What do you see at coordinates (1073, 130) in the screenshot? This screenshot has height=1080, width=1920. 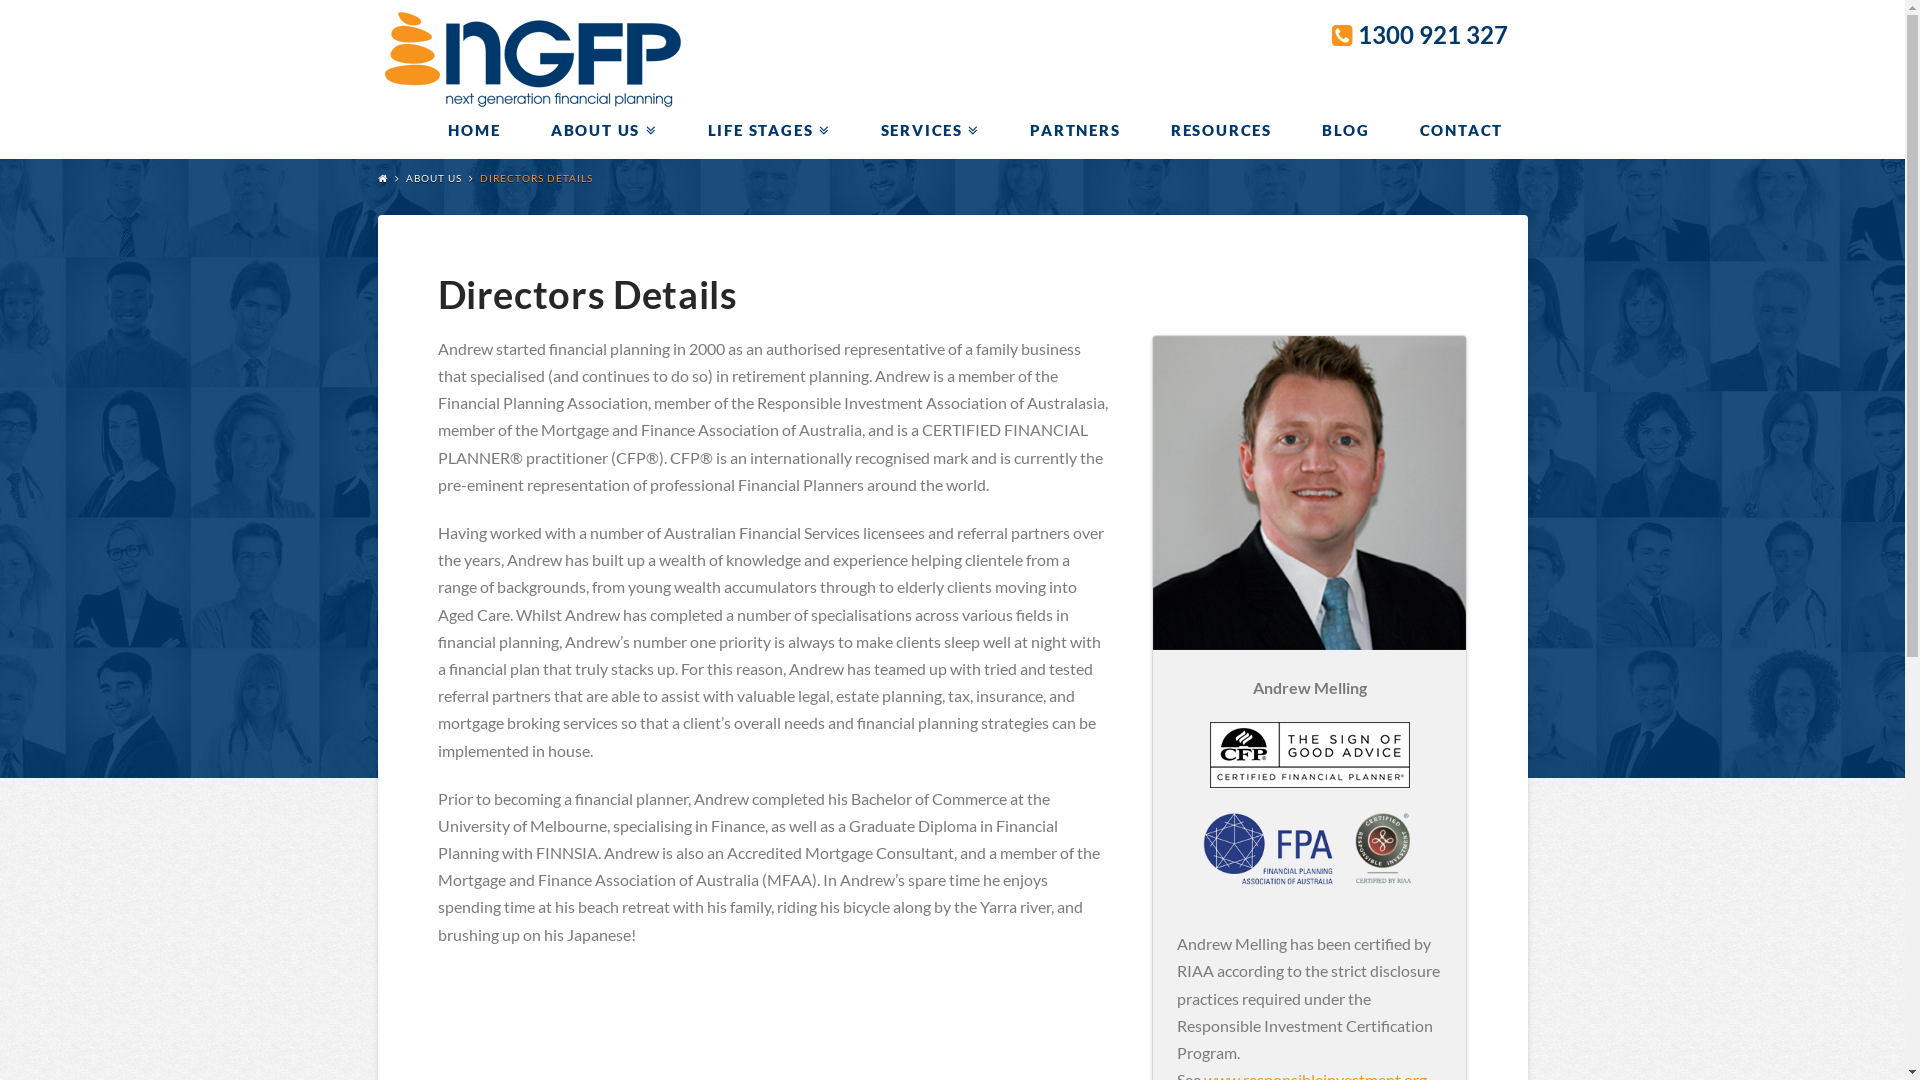 I see `'PARTNERS'` at bounding box center [1073, 130].